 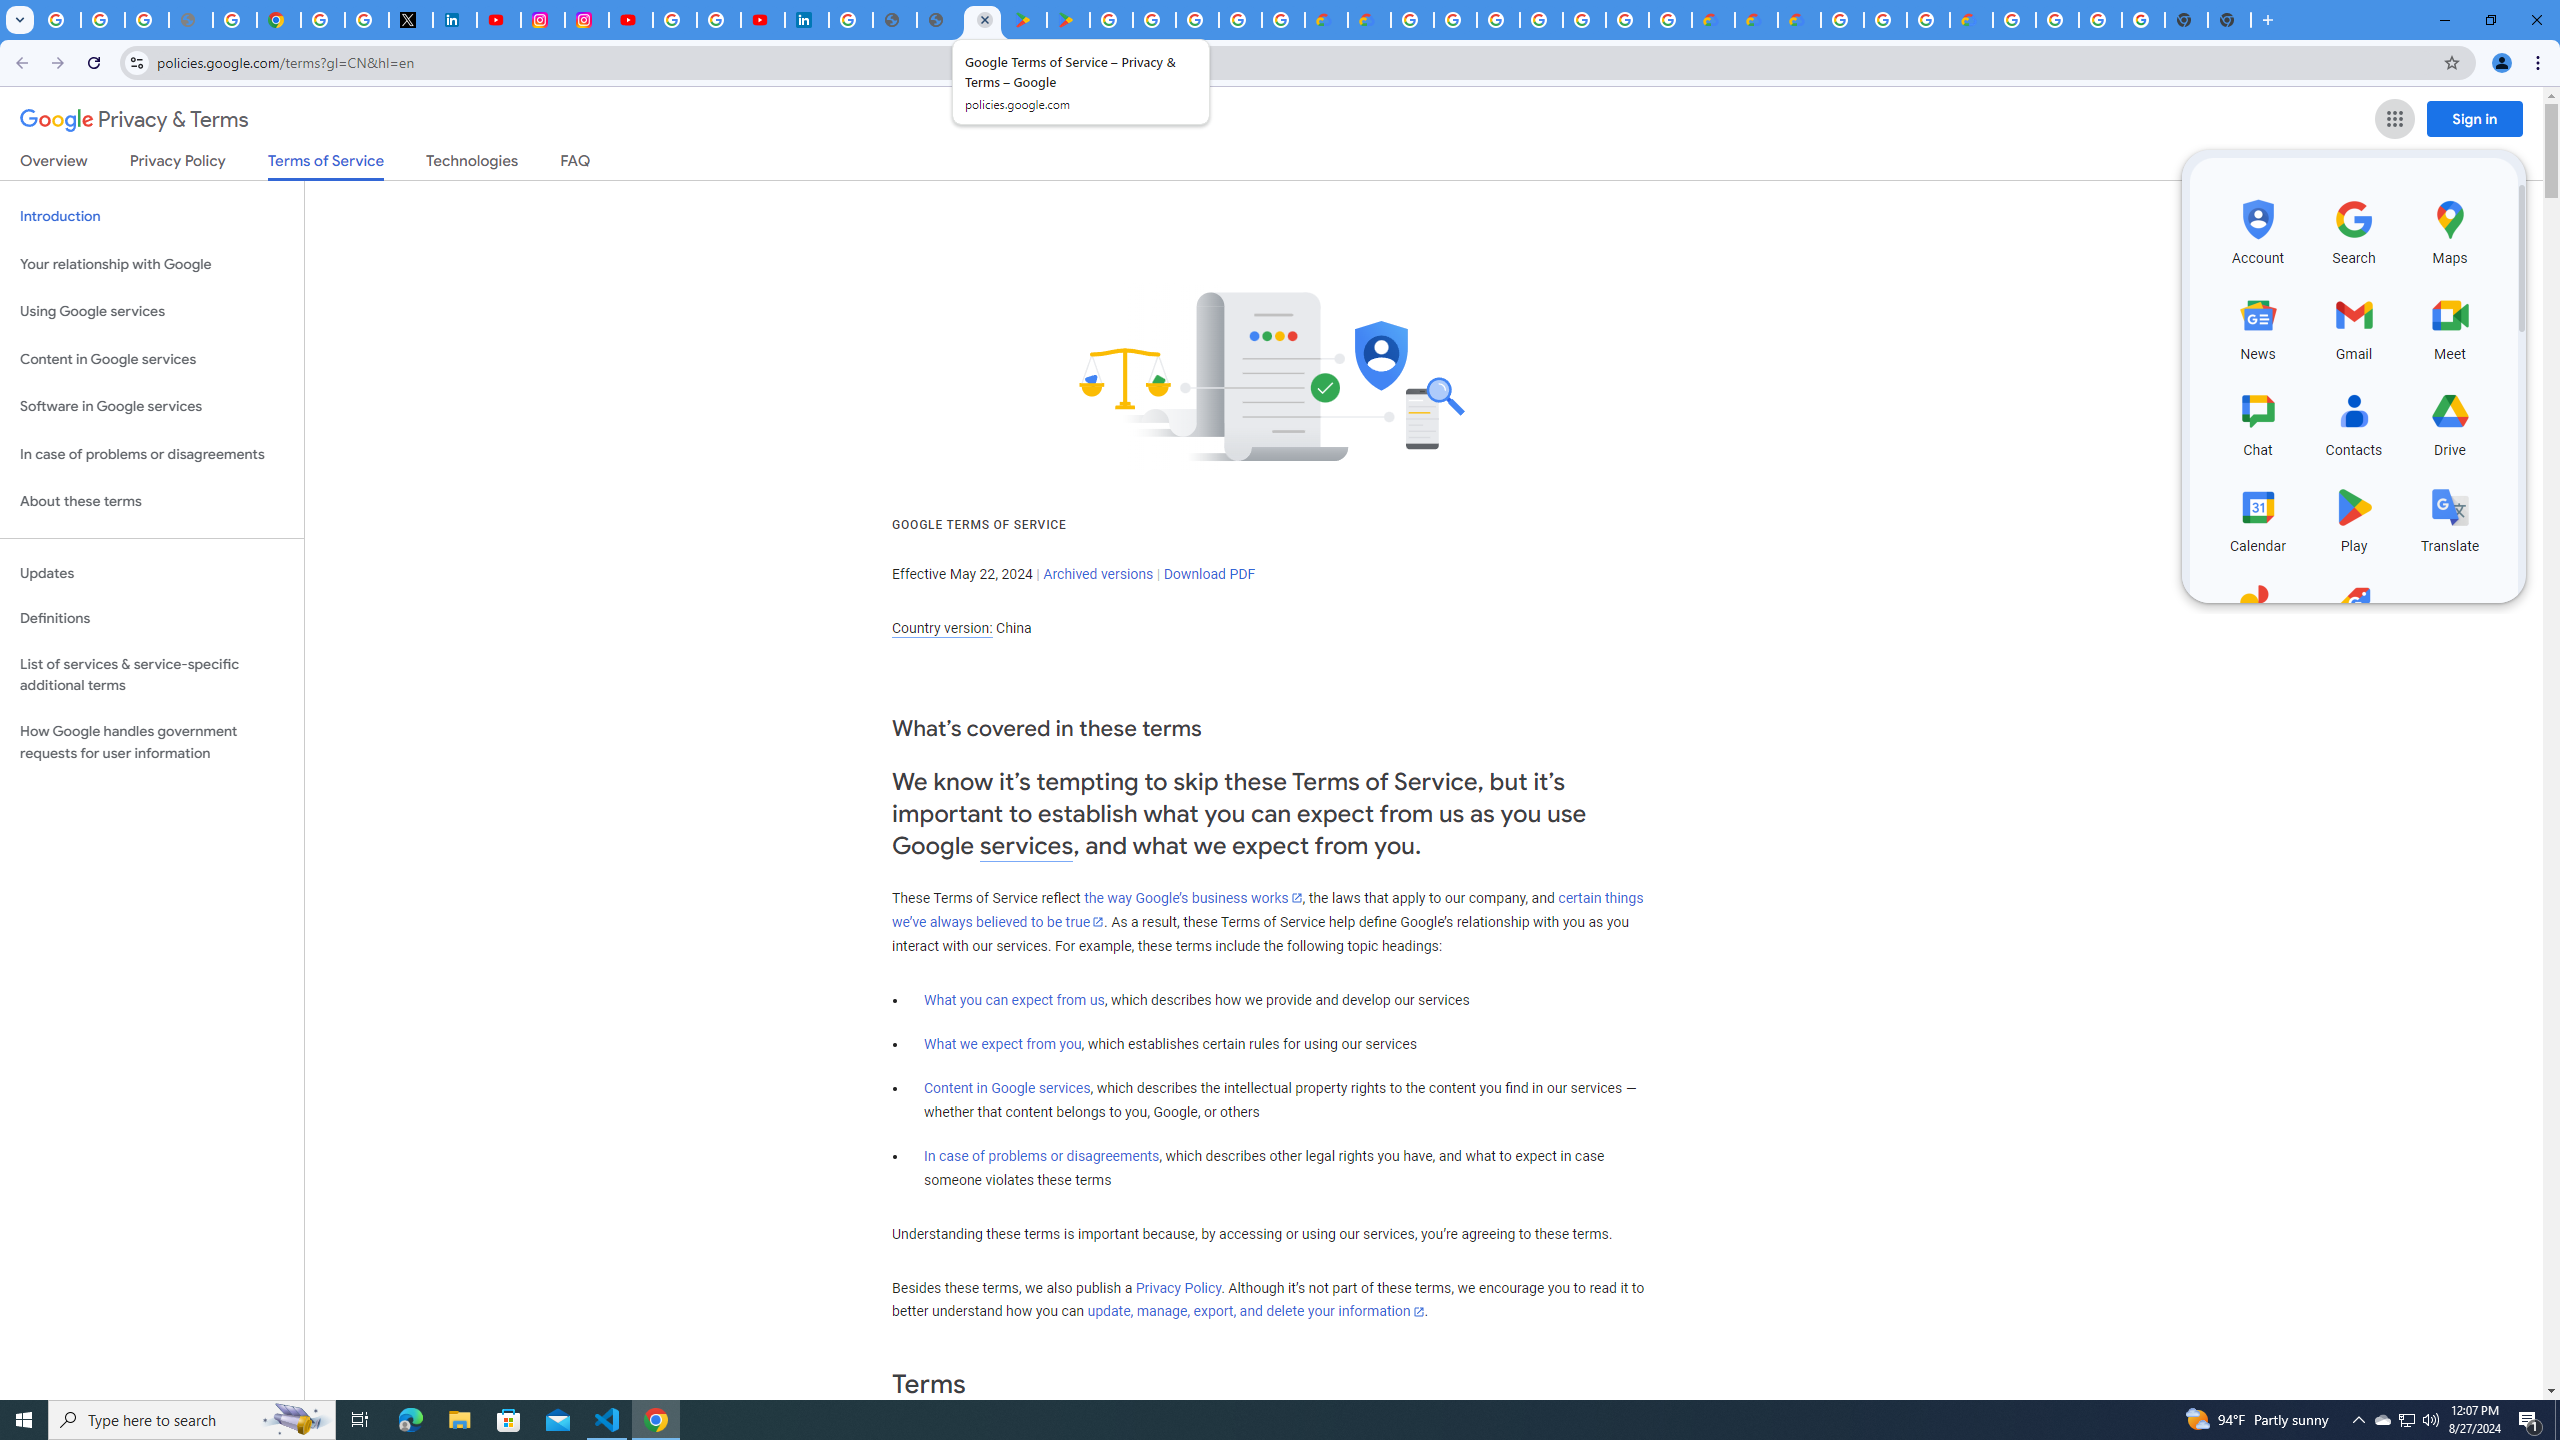 I want to click on 'In case of problems or disagreements', so click(x=1040, y=1156).